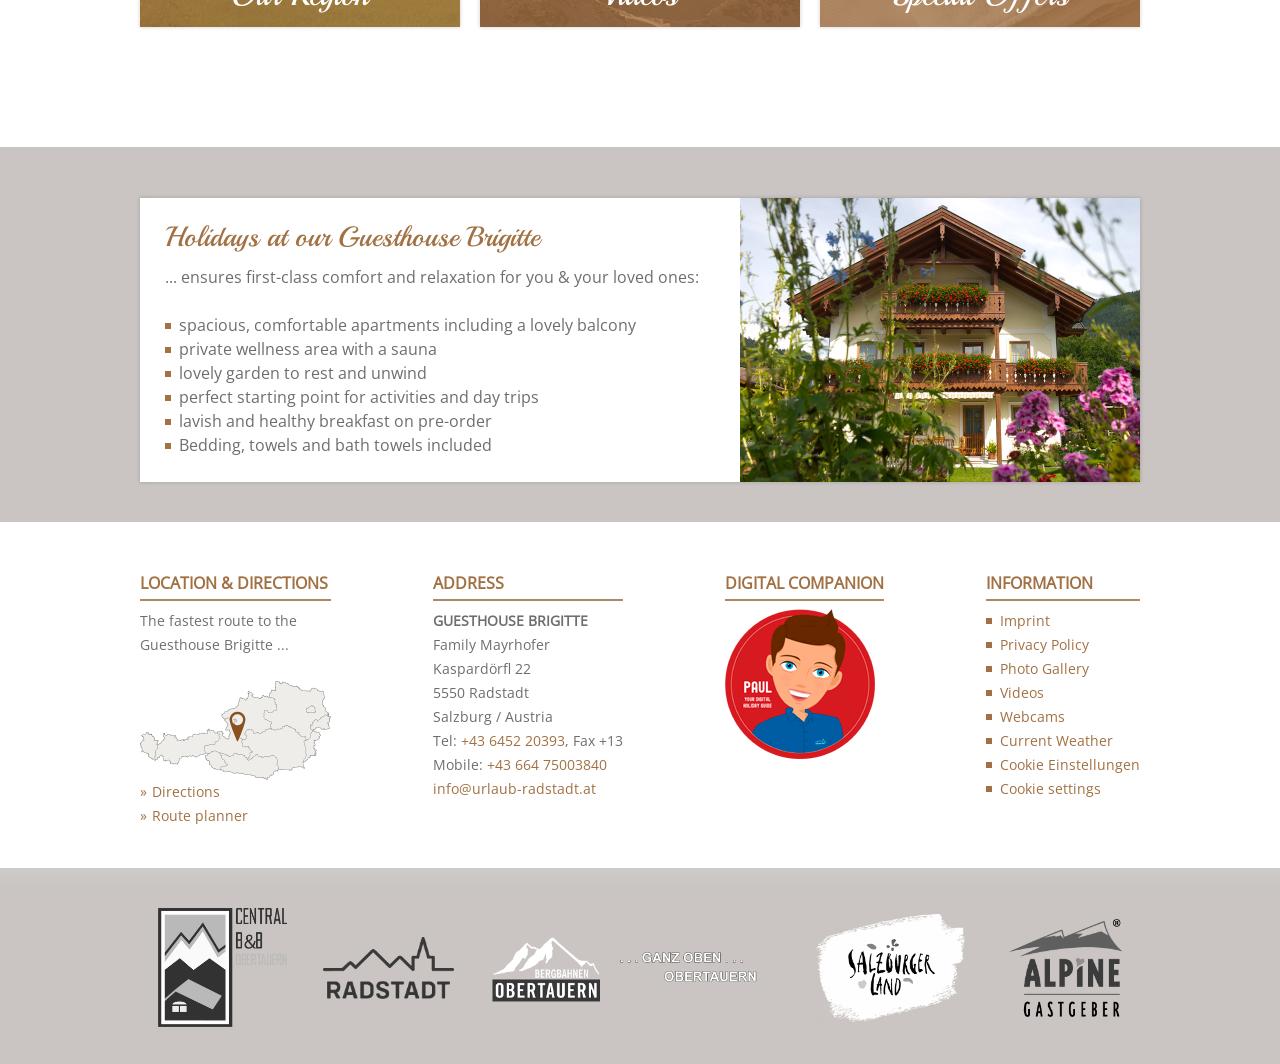 The width and height of the screenshot is (1280, 1064). Describe the element at coordinates (445, 742) in the screenshot. I see `'Tel:'` at that location.